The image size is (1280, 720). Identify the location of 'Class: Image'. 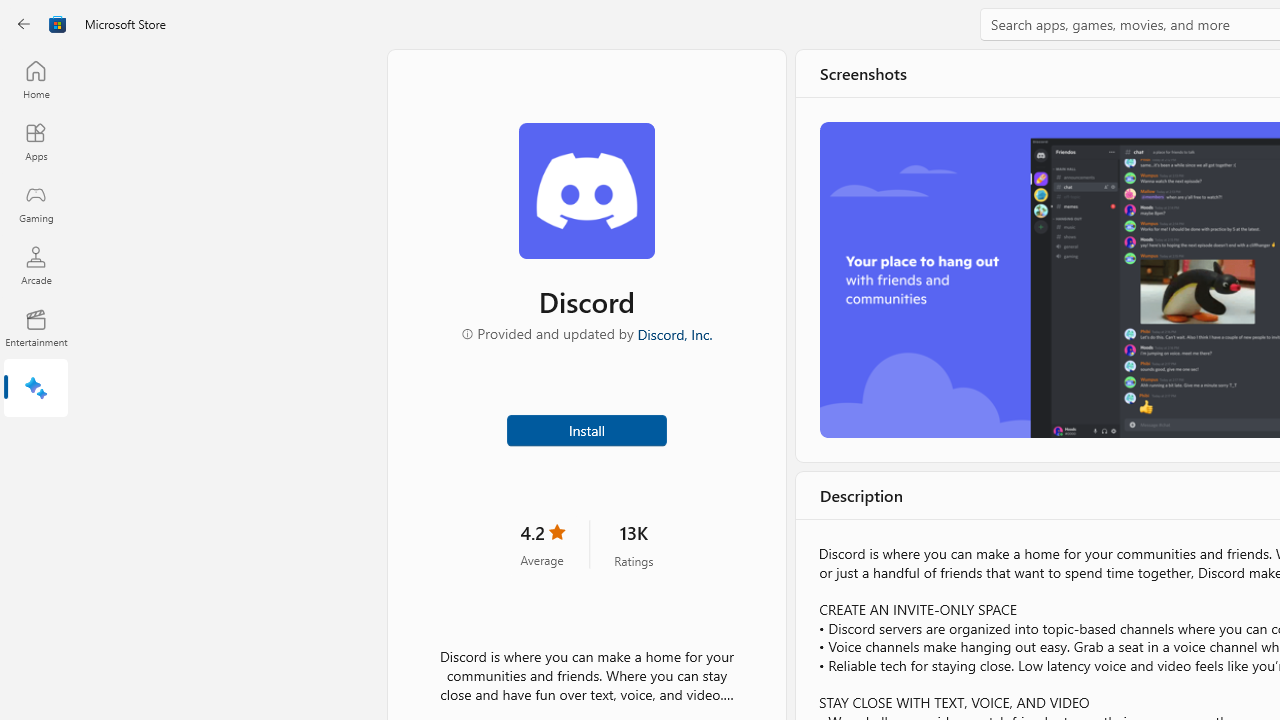
(58, 24).